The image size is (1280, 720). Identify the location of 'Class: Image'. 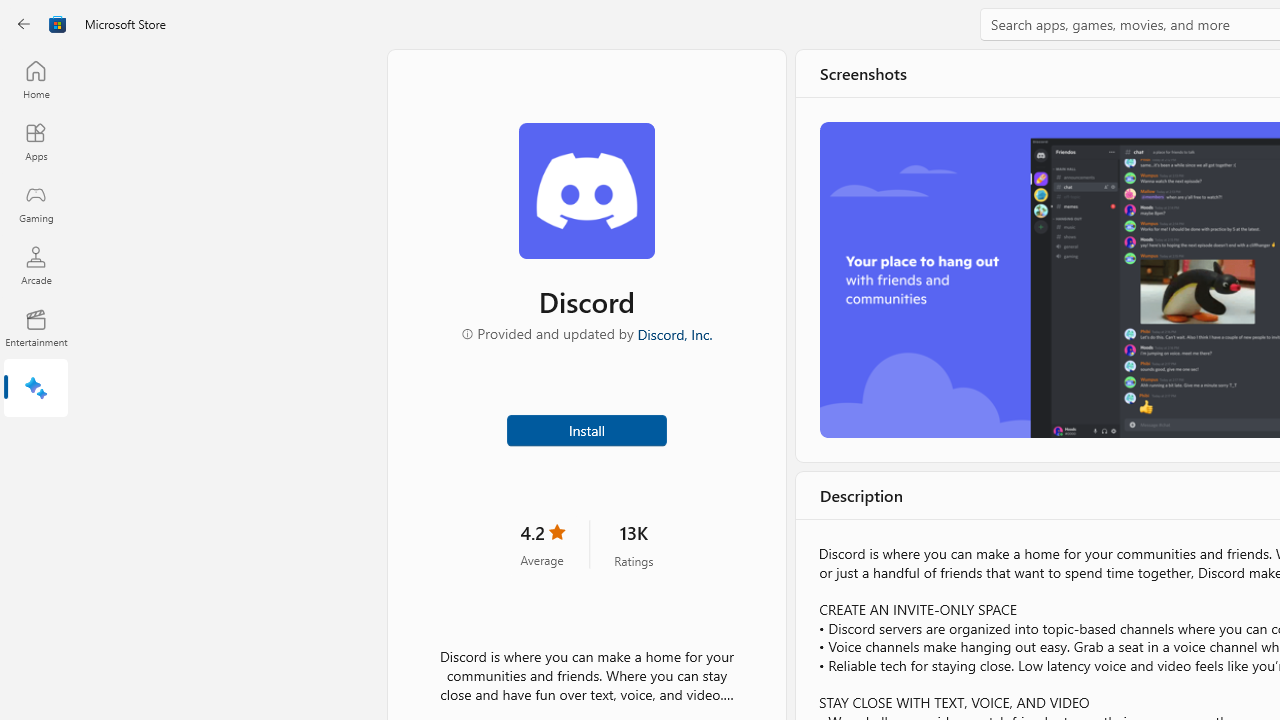
(58, 24).